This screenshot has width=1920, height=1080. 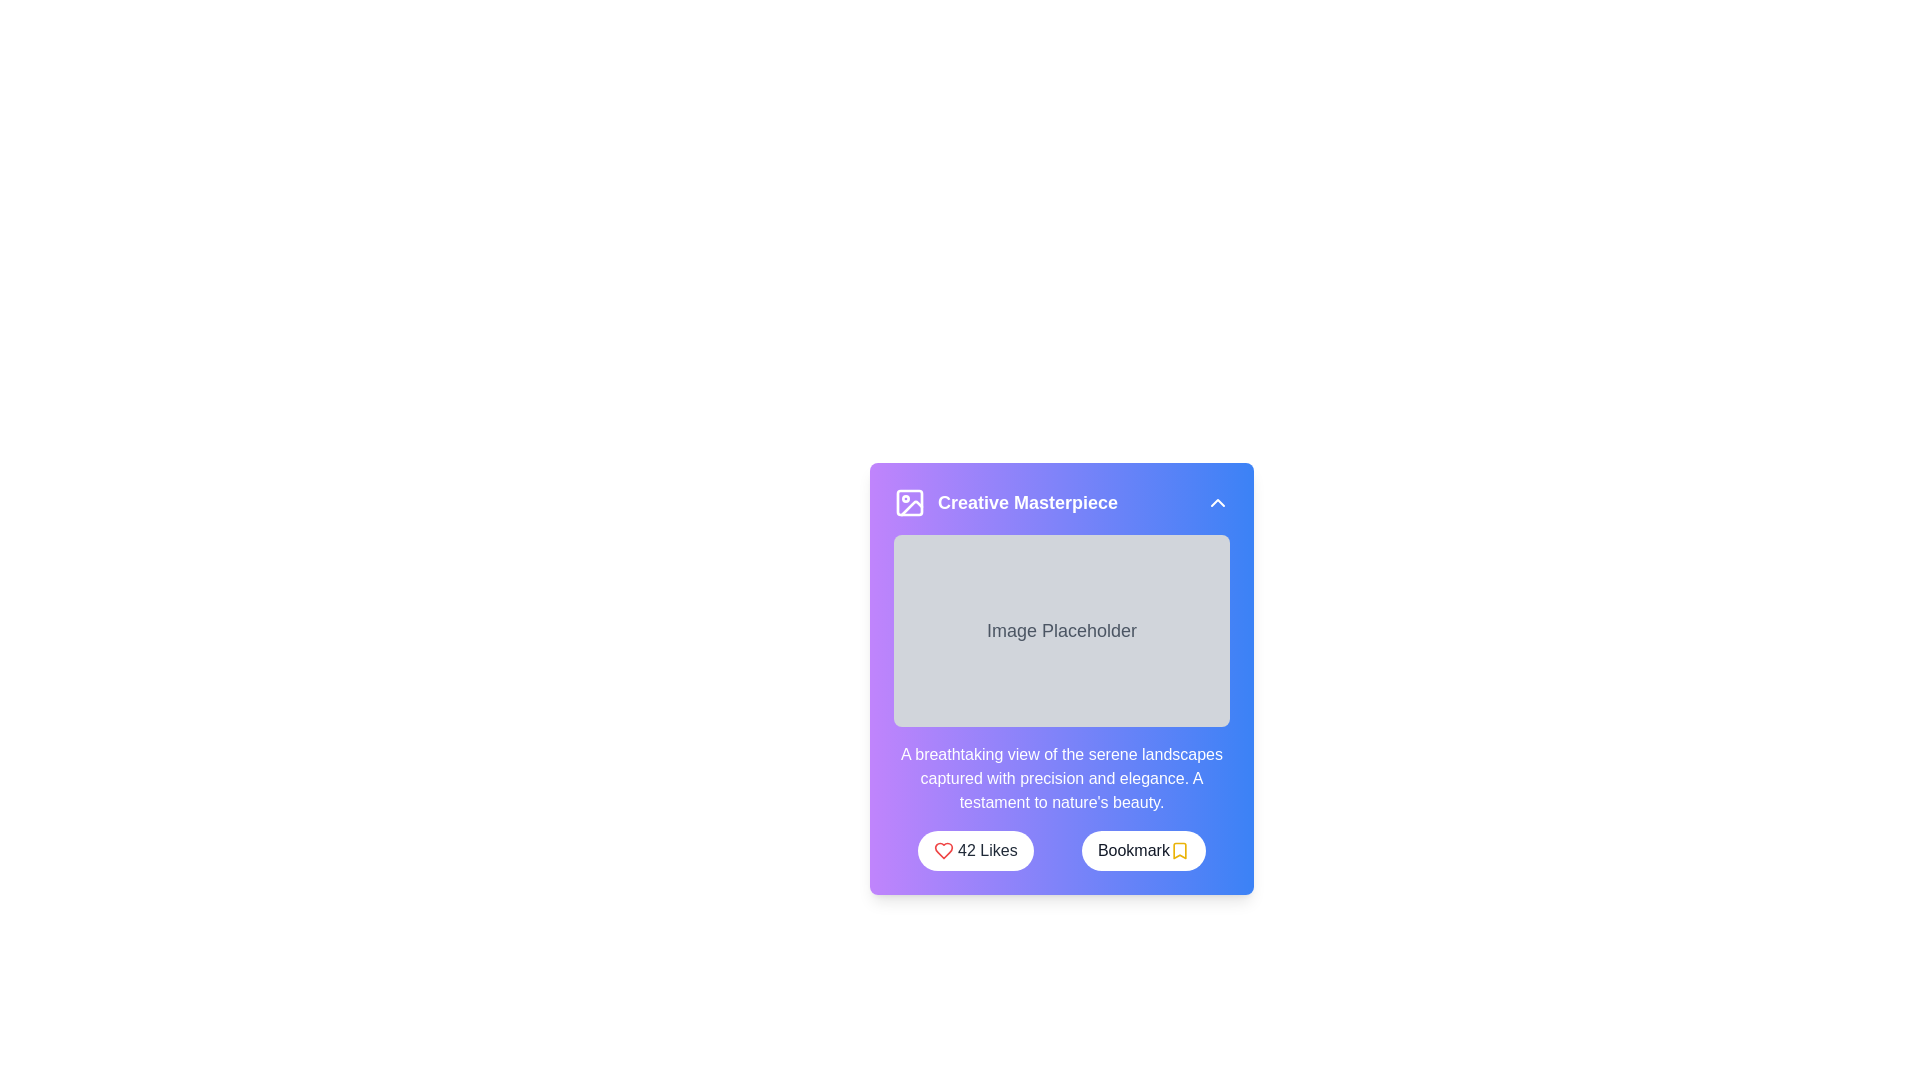 What do you see at coordinates (975, 851) in the screenshot?
I see `the '42 Likes' button, which is a white rounded rectangle with a red-outlined heart icon, to like the post` at bounding box center [975, 851].